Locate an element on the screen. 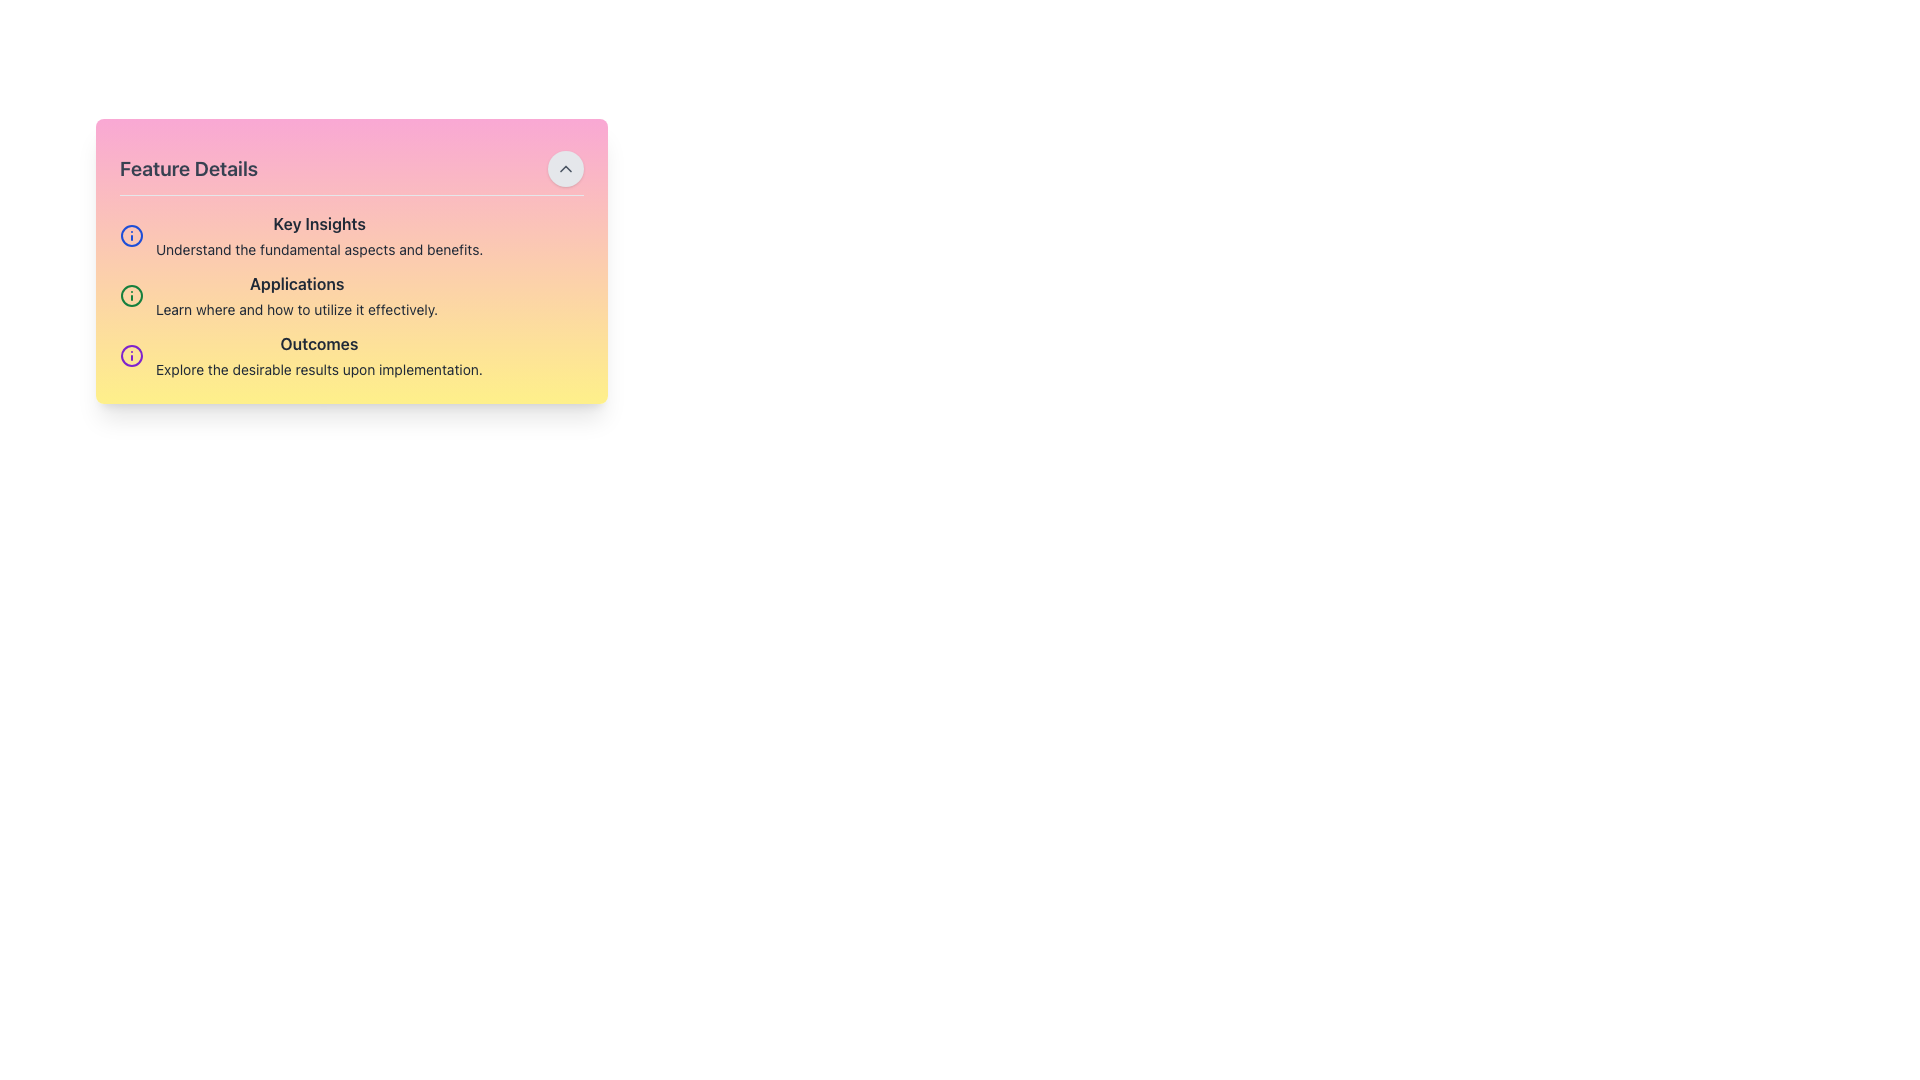  the Informational Section located below the title 'Feature Details', which includes headers 'Key Insights', 'Applications', and 'Outcomes' with descriptive text is located at coordinates (351, 296).